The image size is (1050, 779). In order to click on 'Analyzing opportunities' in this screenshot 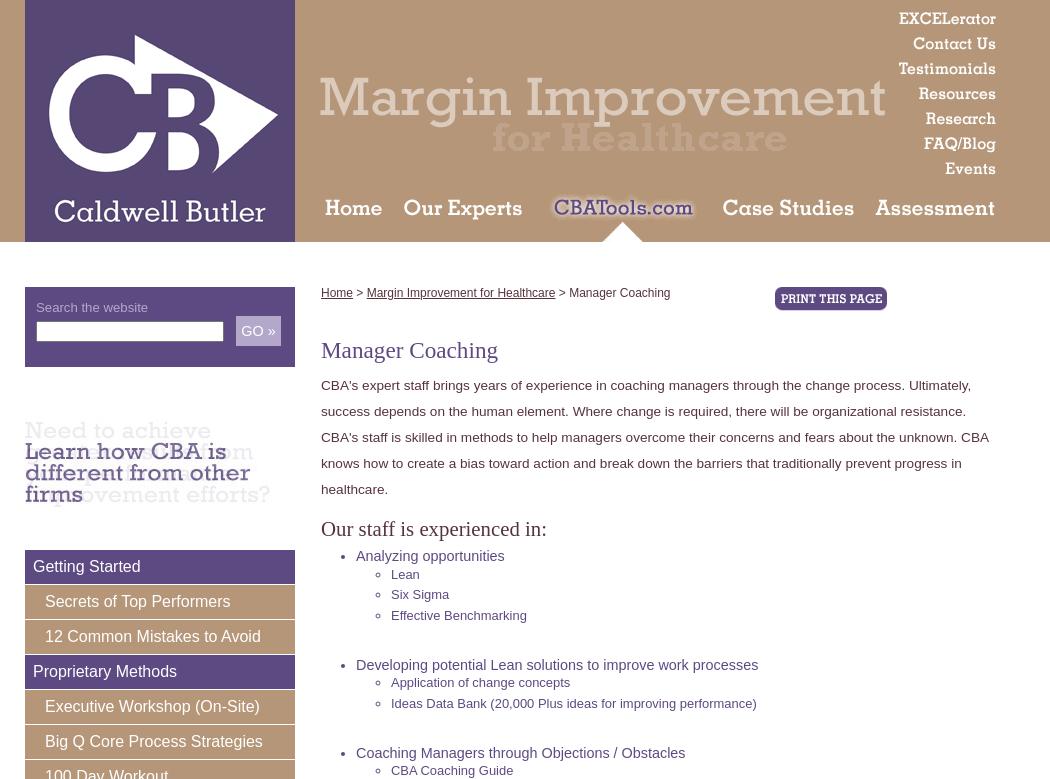, I will do `click(428, 554)`.